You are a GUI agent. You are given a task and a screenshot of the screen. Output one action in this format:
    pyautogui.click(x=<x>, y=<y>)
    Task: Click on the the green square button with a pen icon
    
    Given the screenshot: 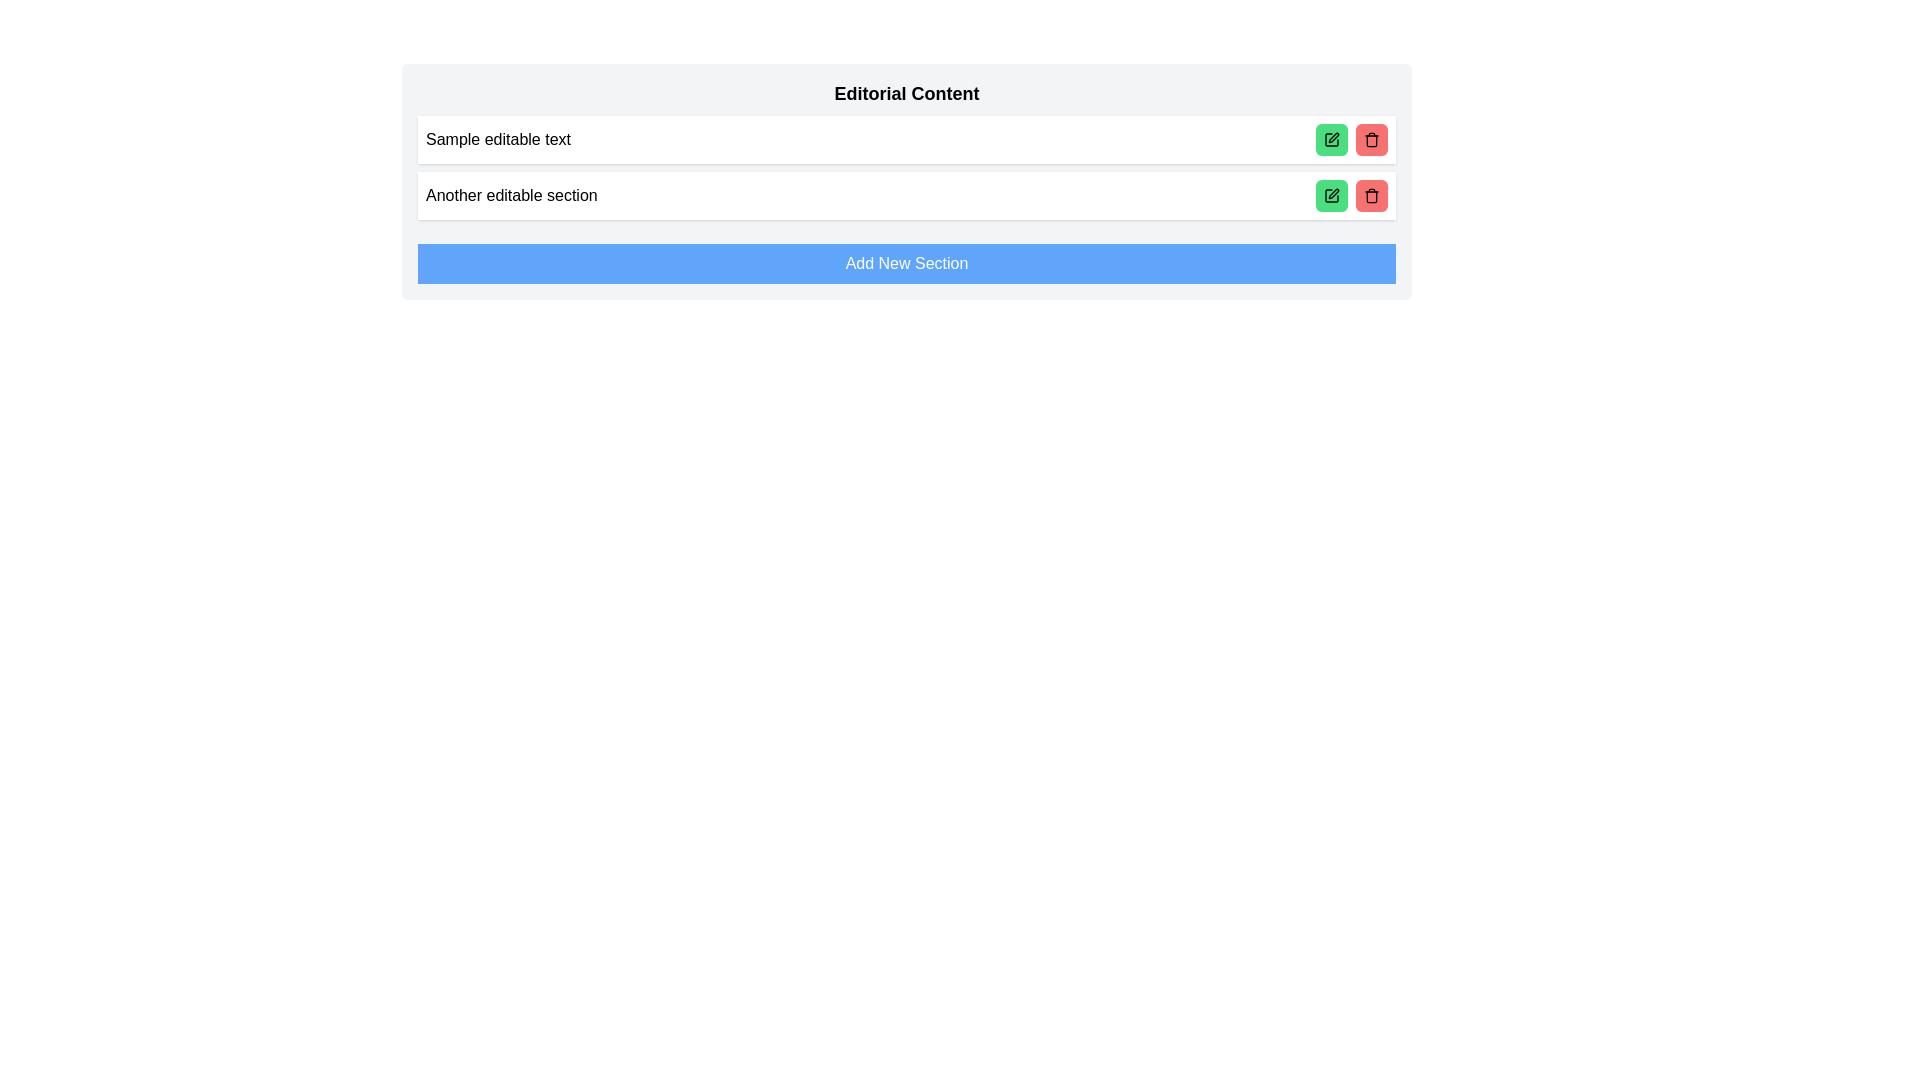 What is the action you would take?
    pyautogui.click(x=1331, y=196)
    